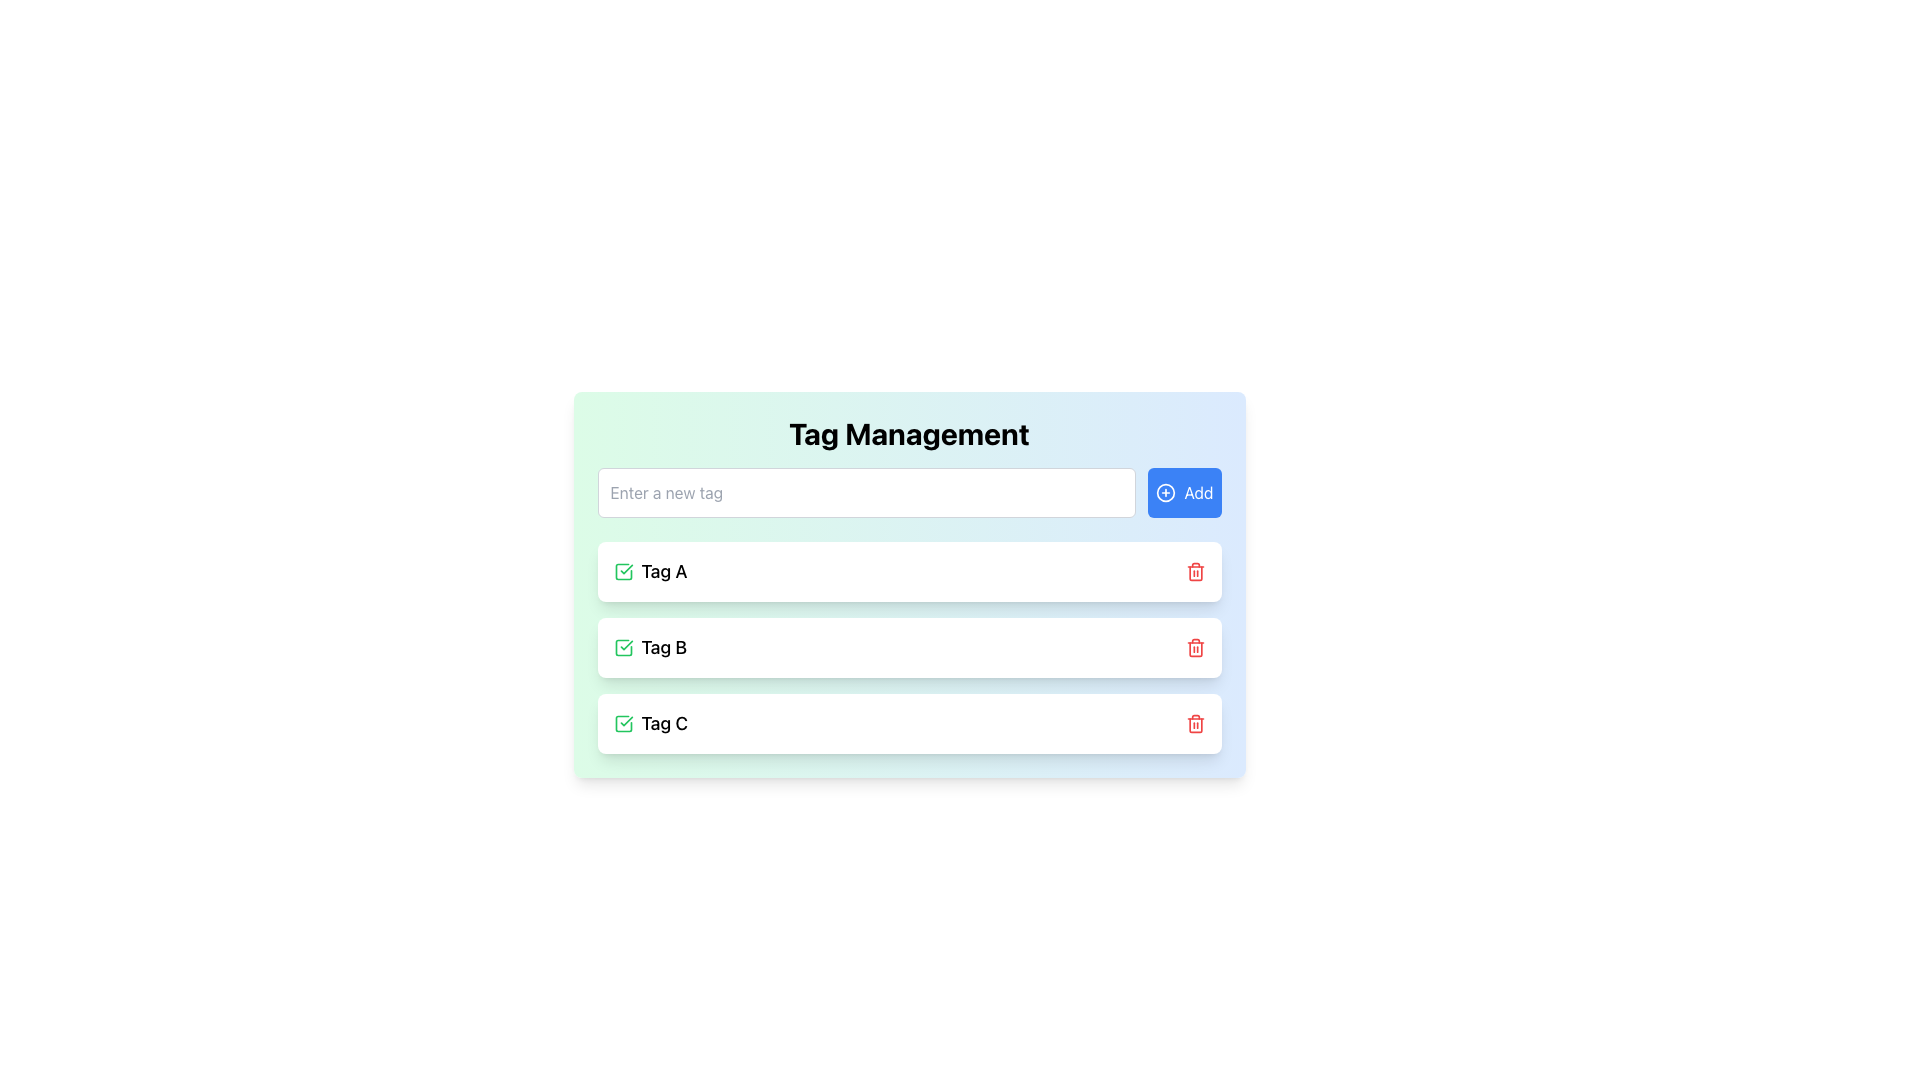  I want to click on the green square icon with rounded corners containing a checkmark symbol, located to the left of the text 'Tag C' in the third item of the vertical list, so click(622, 724).